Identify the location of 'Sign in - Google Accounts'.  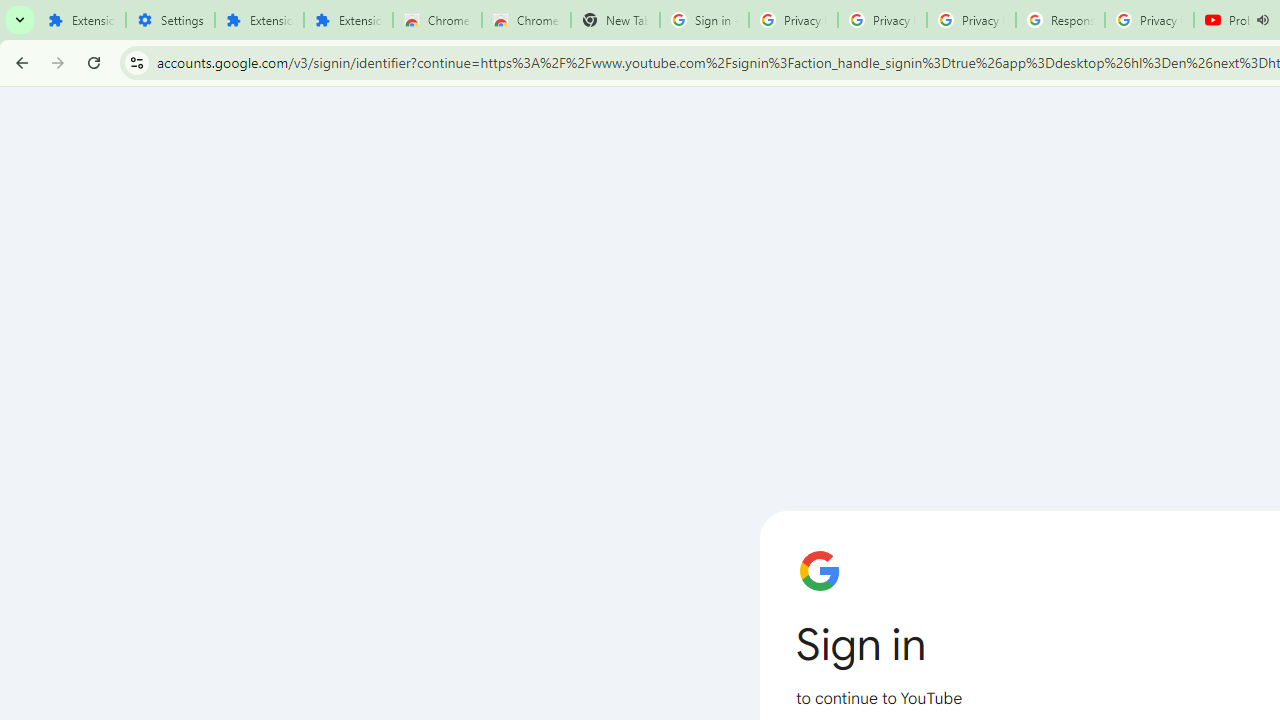
(704, 20).